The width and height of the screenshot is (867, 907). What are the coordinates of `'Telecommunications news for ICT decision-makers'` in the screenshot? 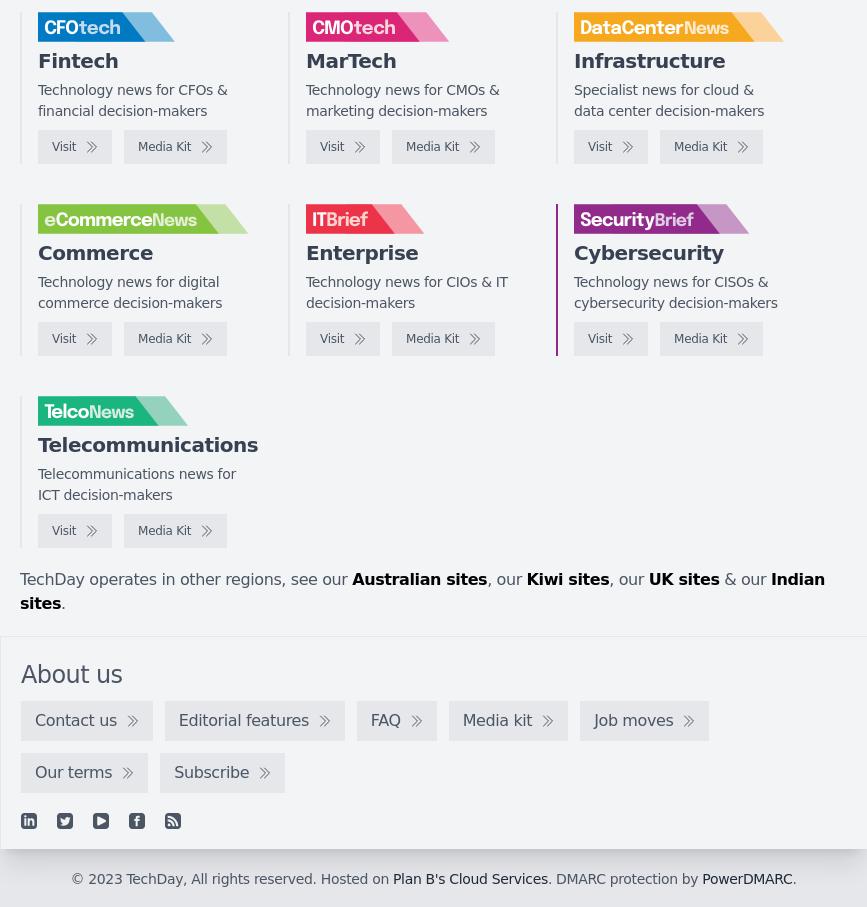 It's located at (136, 483).